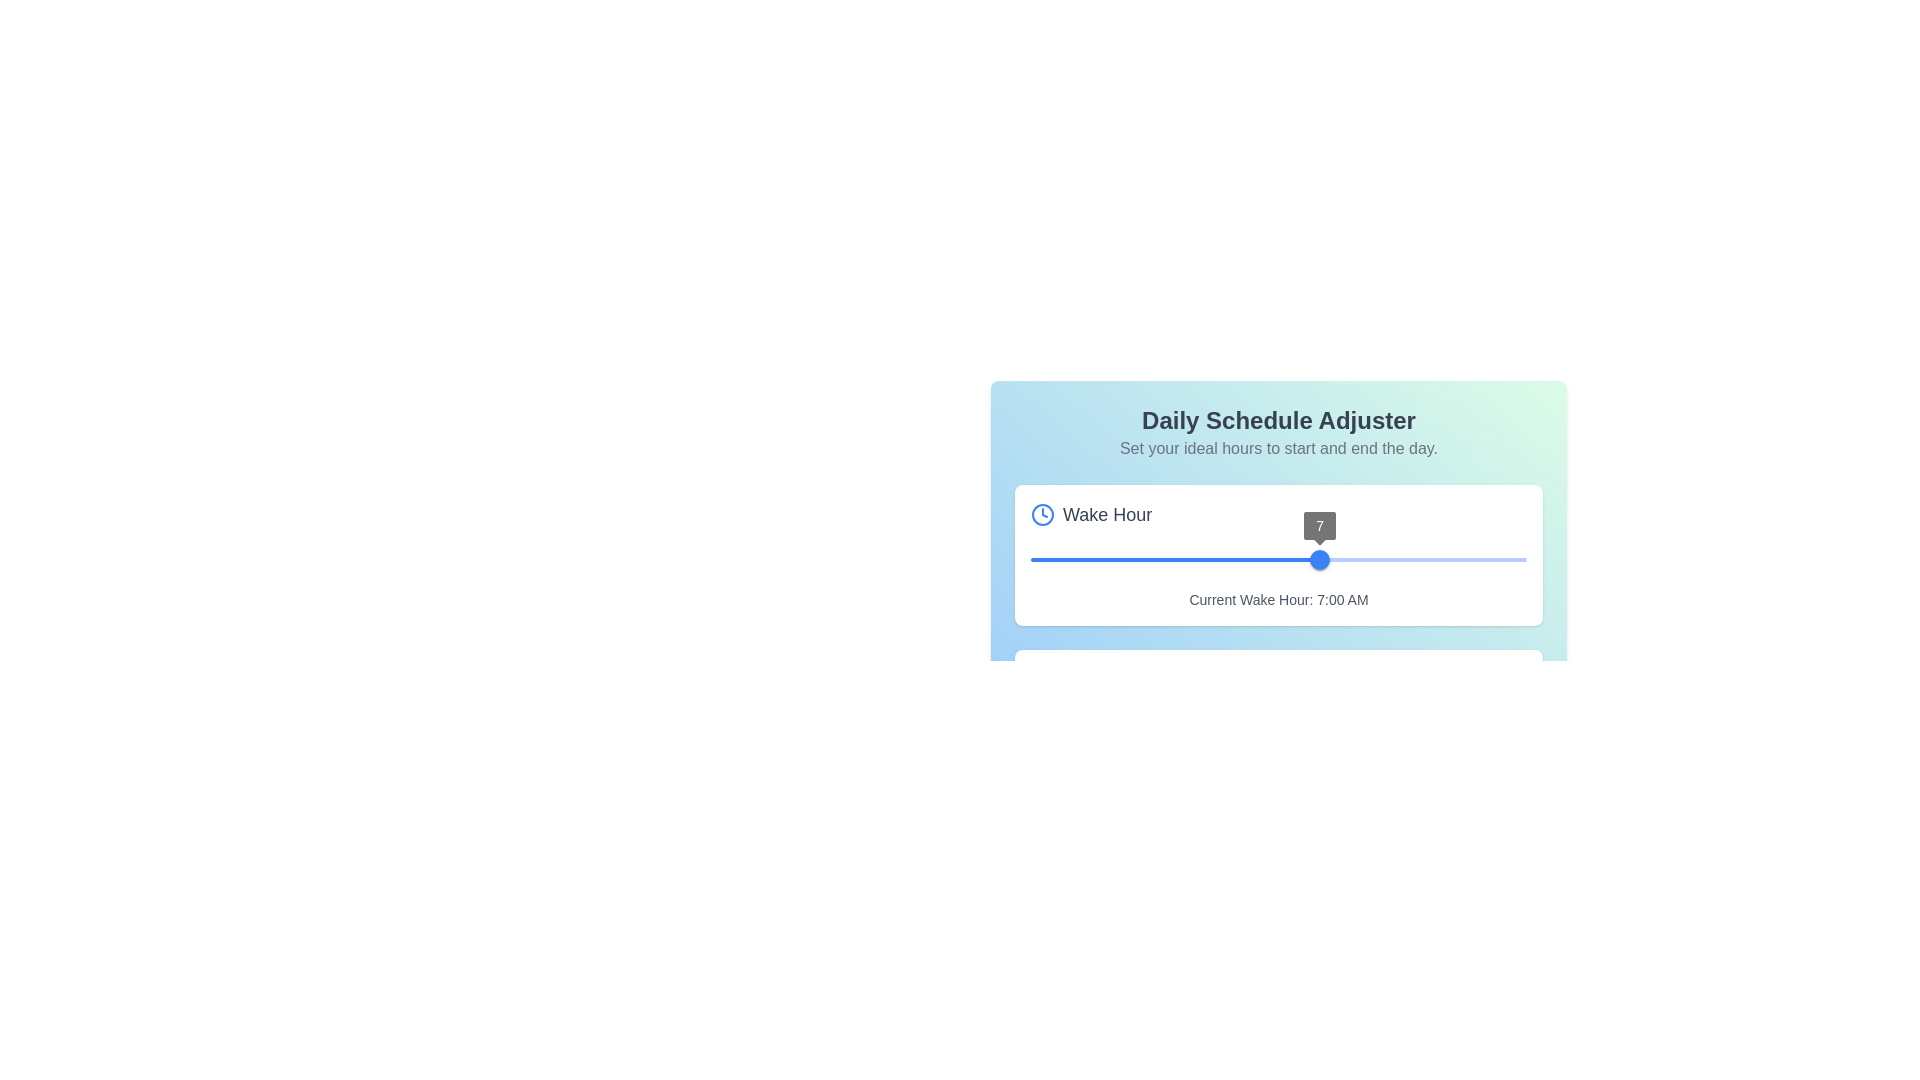 This screenshot has height=1080, width=1920. Describe the element at coordinates (1320, 524) in the screenshot. I see `value displayed on the small, circular UI component showing the number '7' above the slider thumb of the 'Wake Hour' slider` at that location.